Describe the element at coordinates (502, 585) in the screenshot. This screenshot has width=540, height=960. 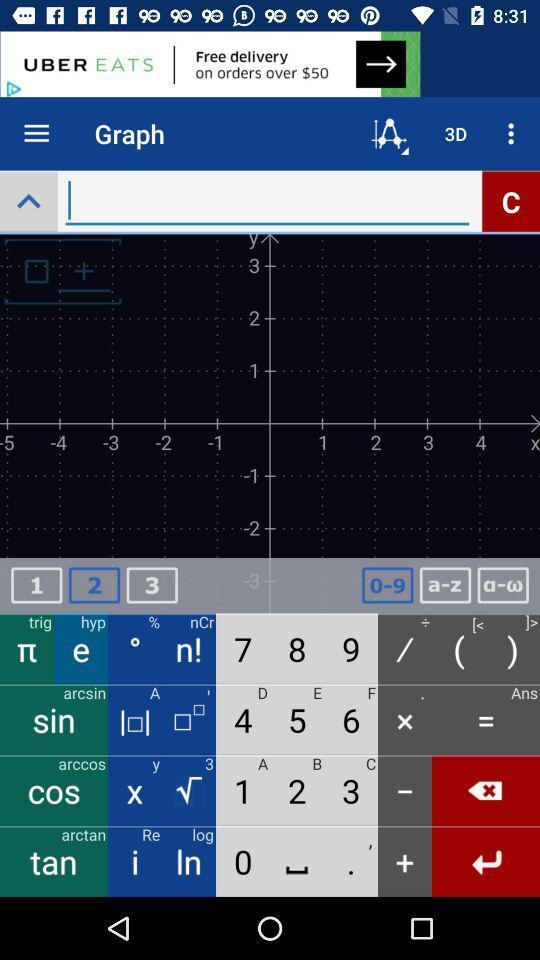
I see `formula` at that location.